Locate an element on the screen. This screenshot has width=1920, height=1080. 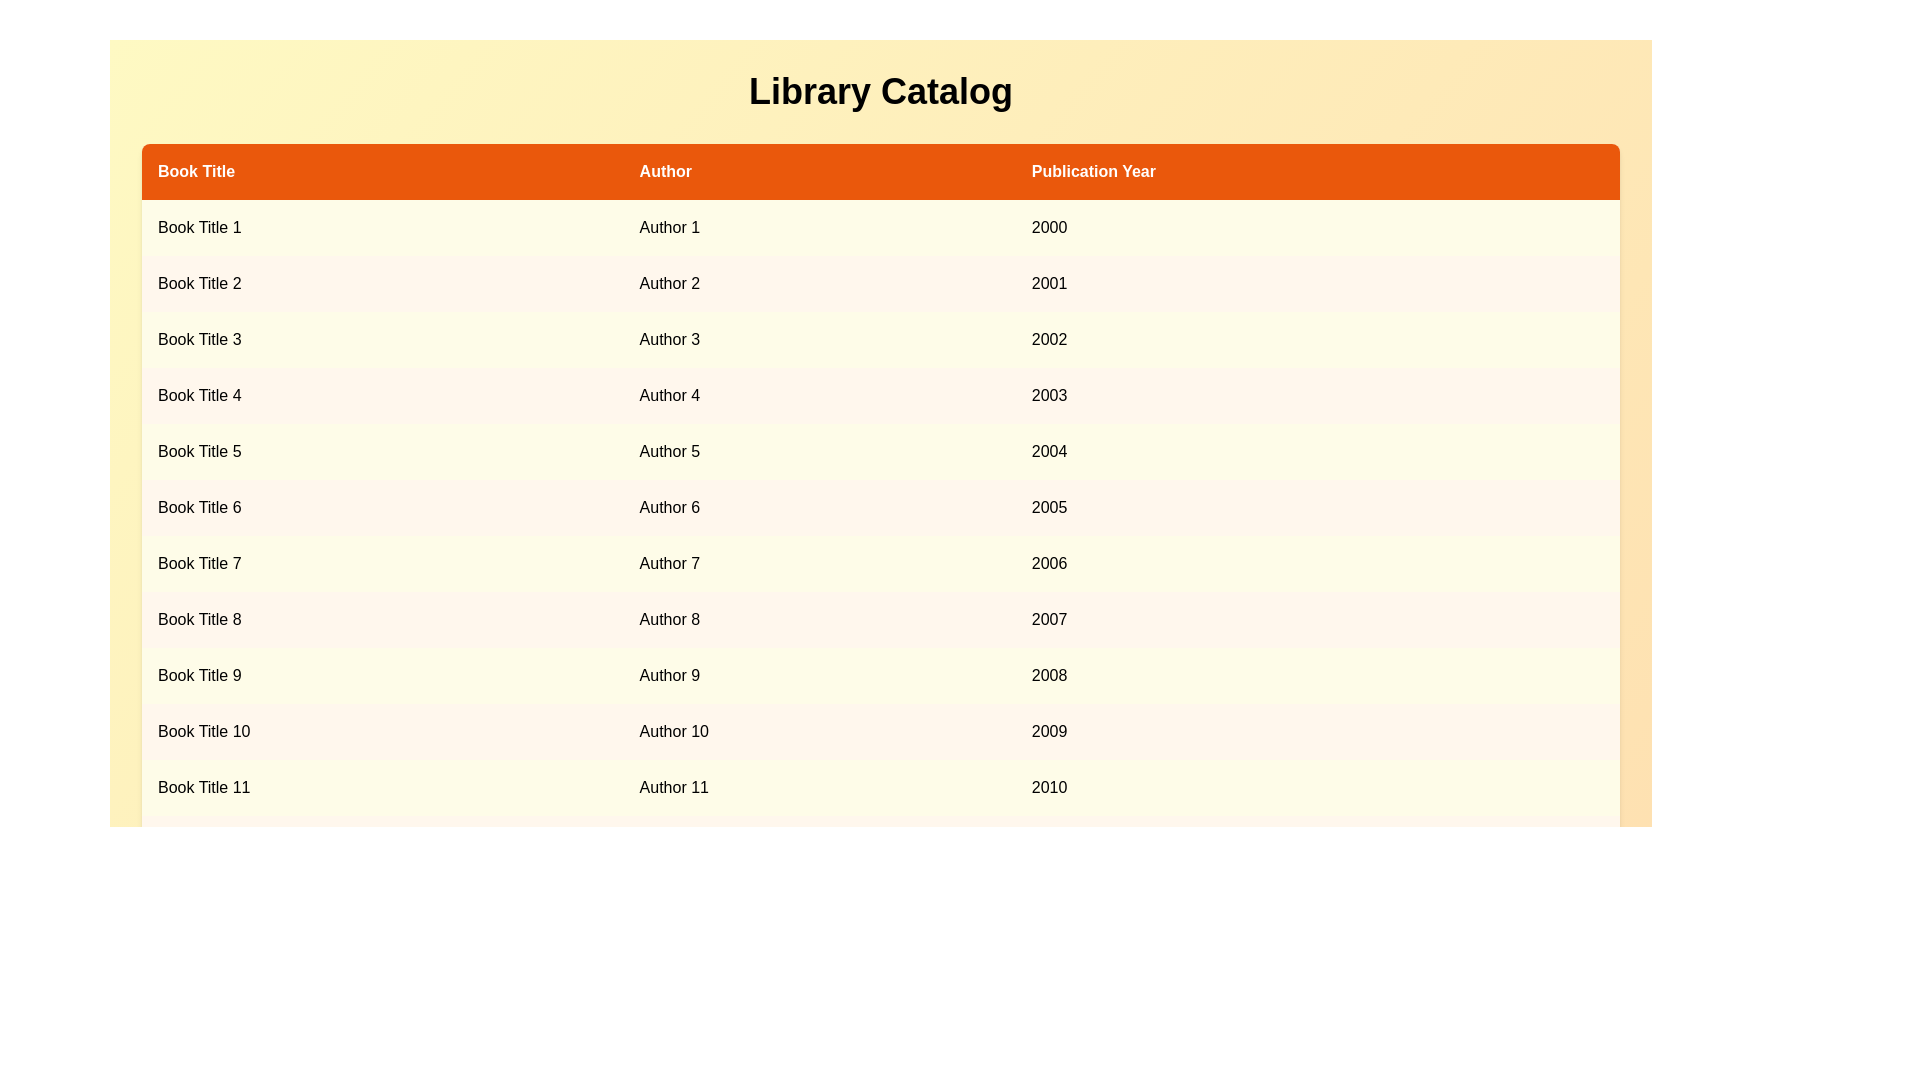
the column header 'Book Title' to sort the table by that column is located at coordinates (382, 171).